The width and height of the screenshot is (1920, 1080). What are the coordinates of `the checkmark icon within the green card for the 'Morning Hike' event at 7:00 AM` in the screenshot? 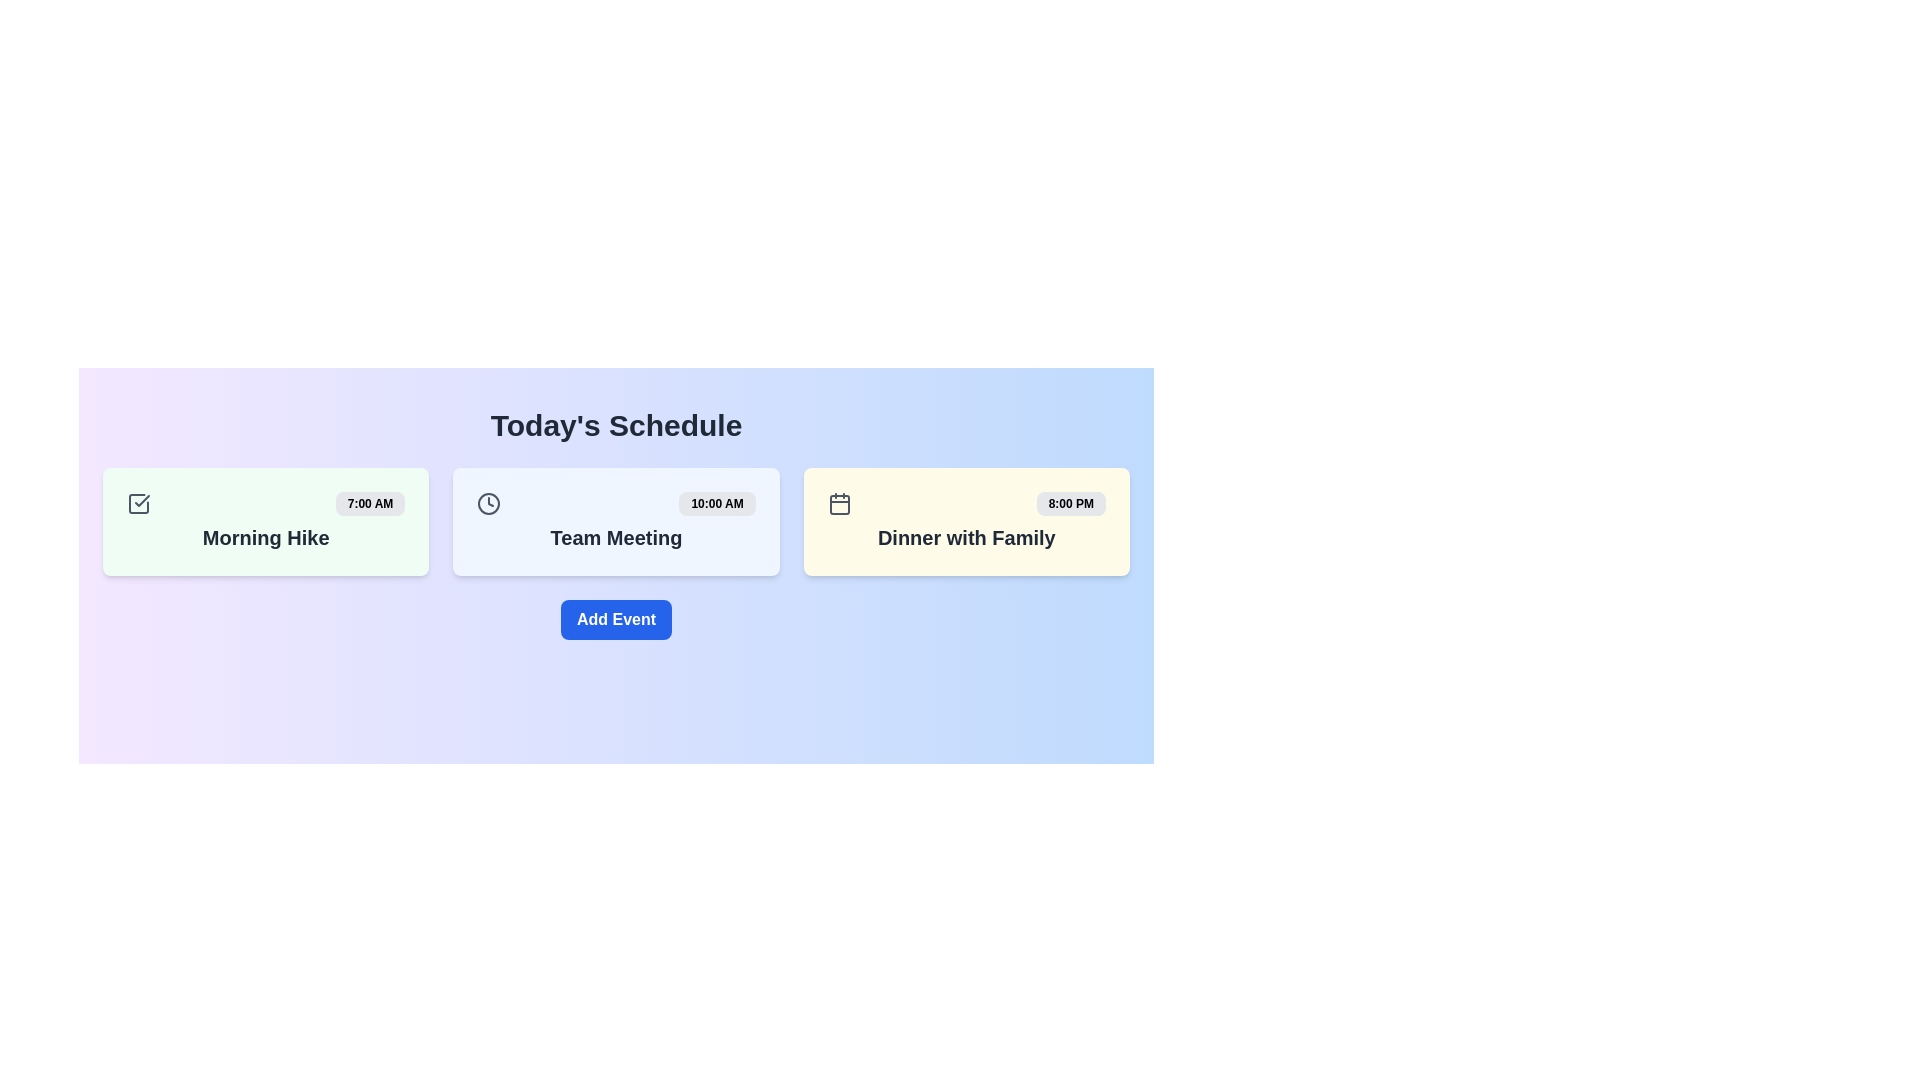 It's located at (138, 503).